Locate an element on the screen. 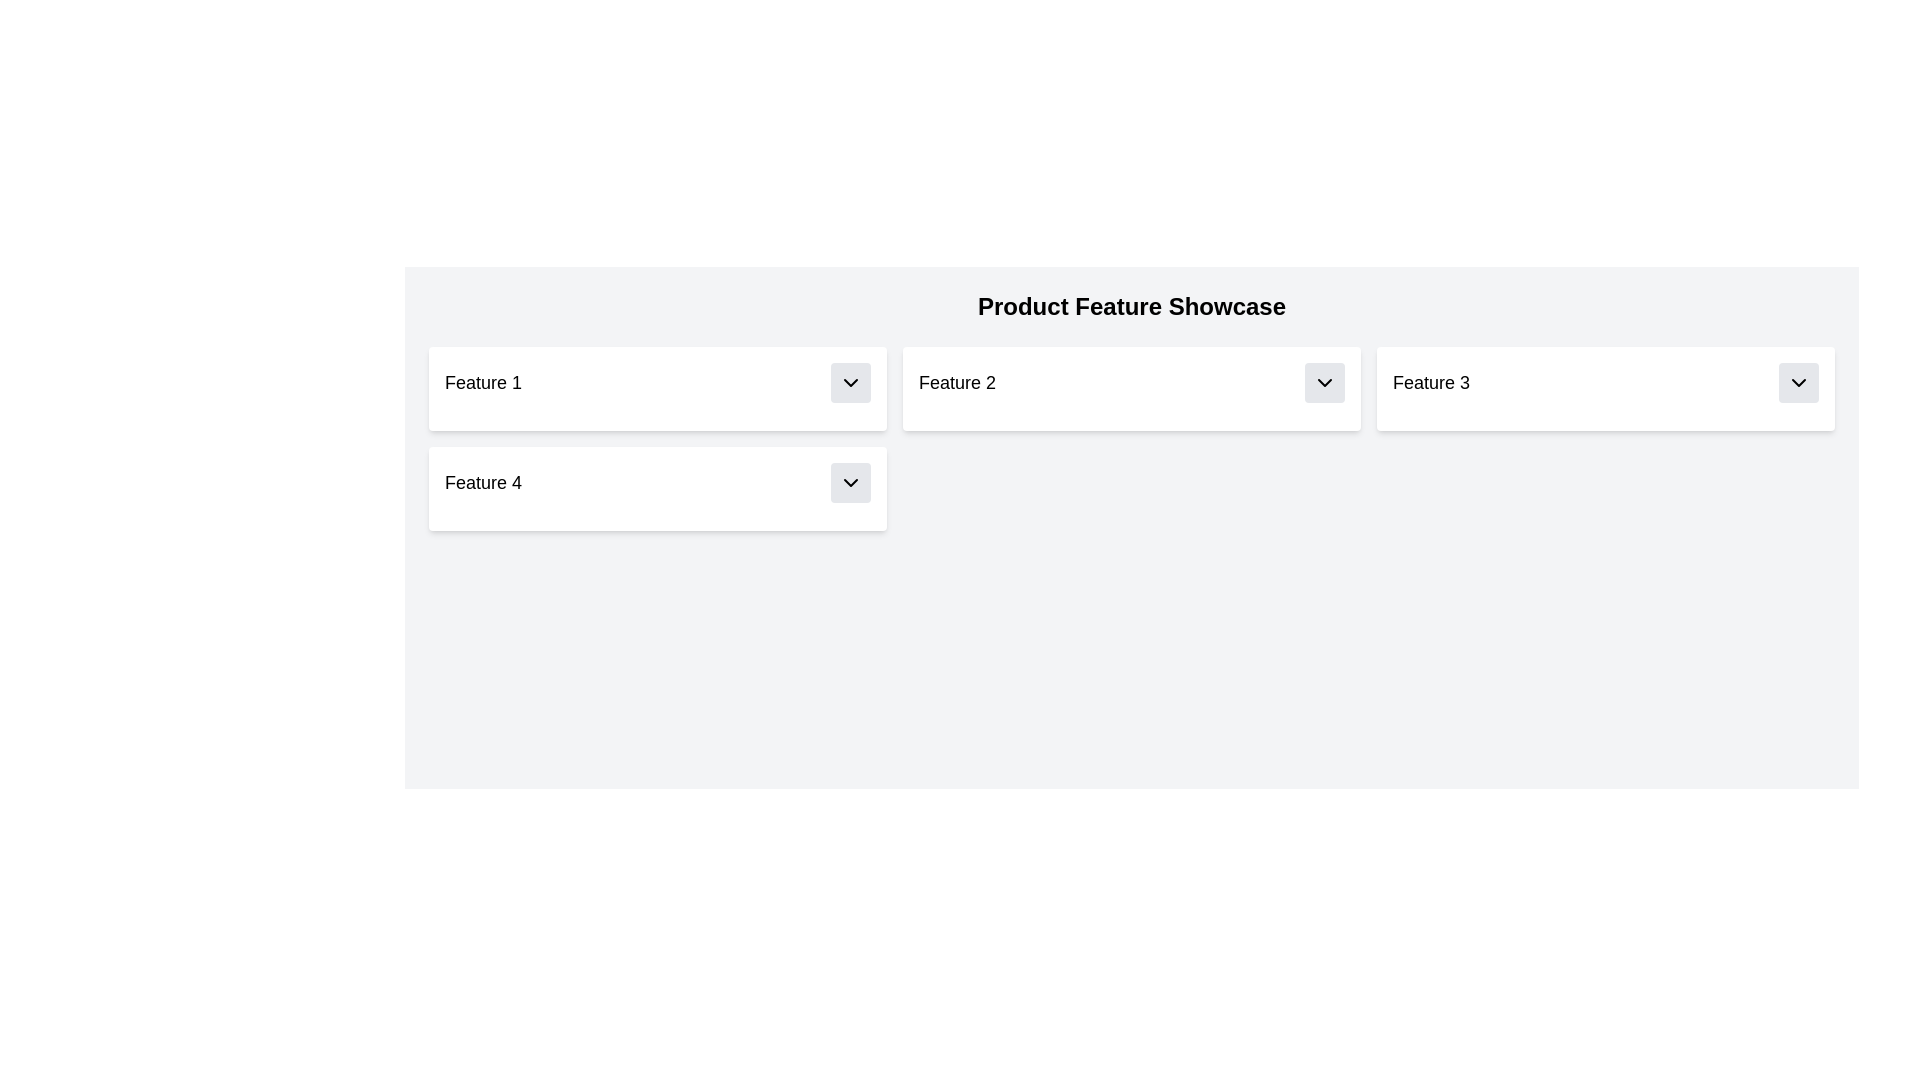 The height and width of the screenshot is (1080, 1920). the text label displaying 'Feature 3' in bold style located at the upper-right card of the grid-like arrangement of feature descriptions is located at coordinates (1430, 382).